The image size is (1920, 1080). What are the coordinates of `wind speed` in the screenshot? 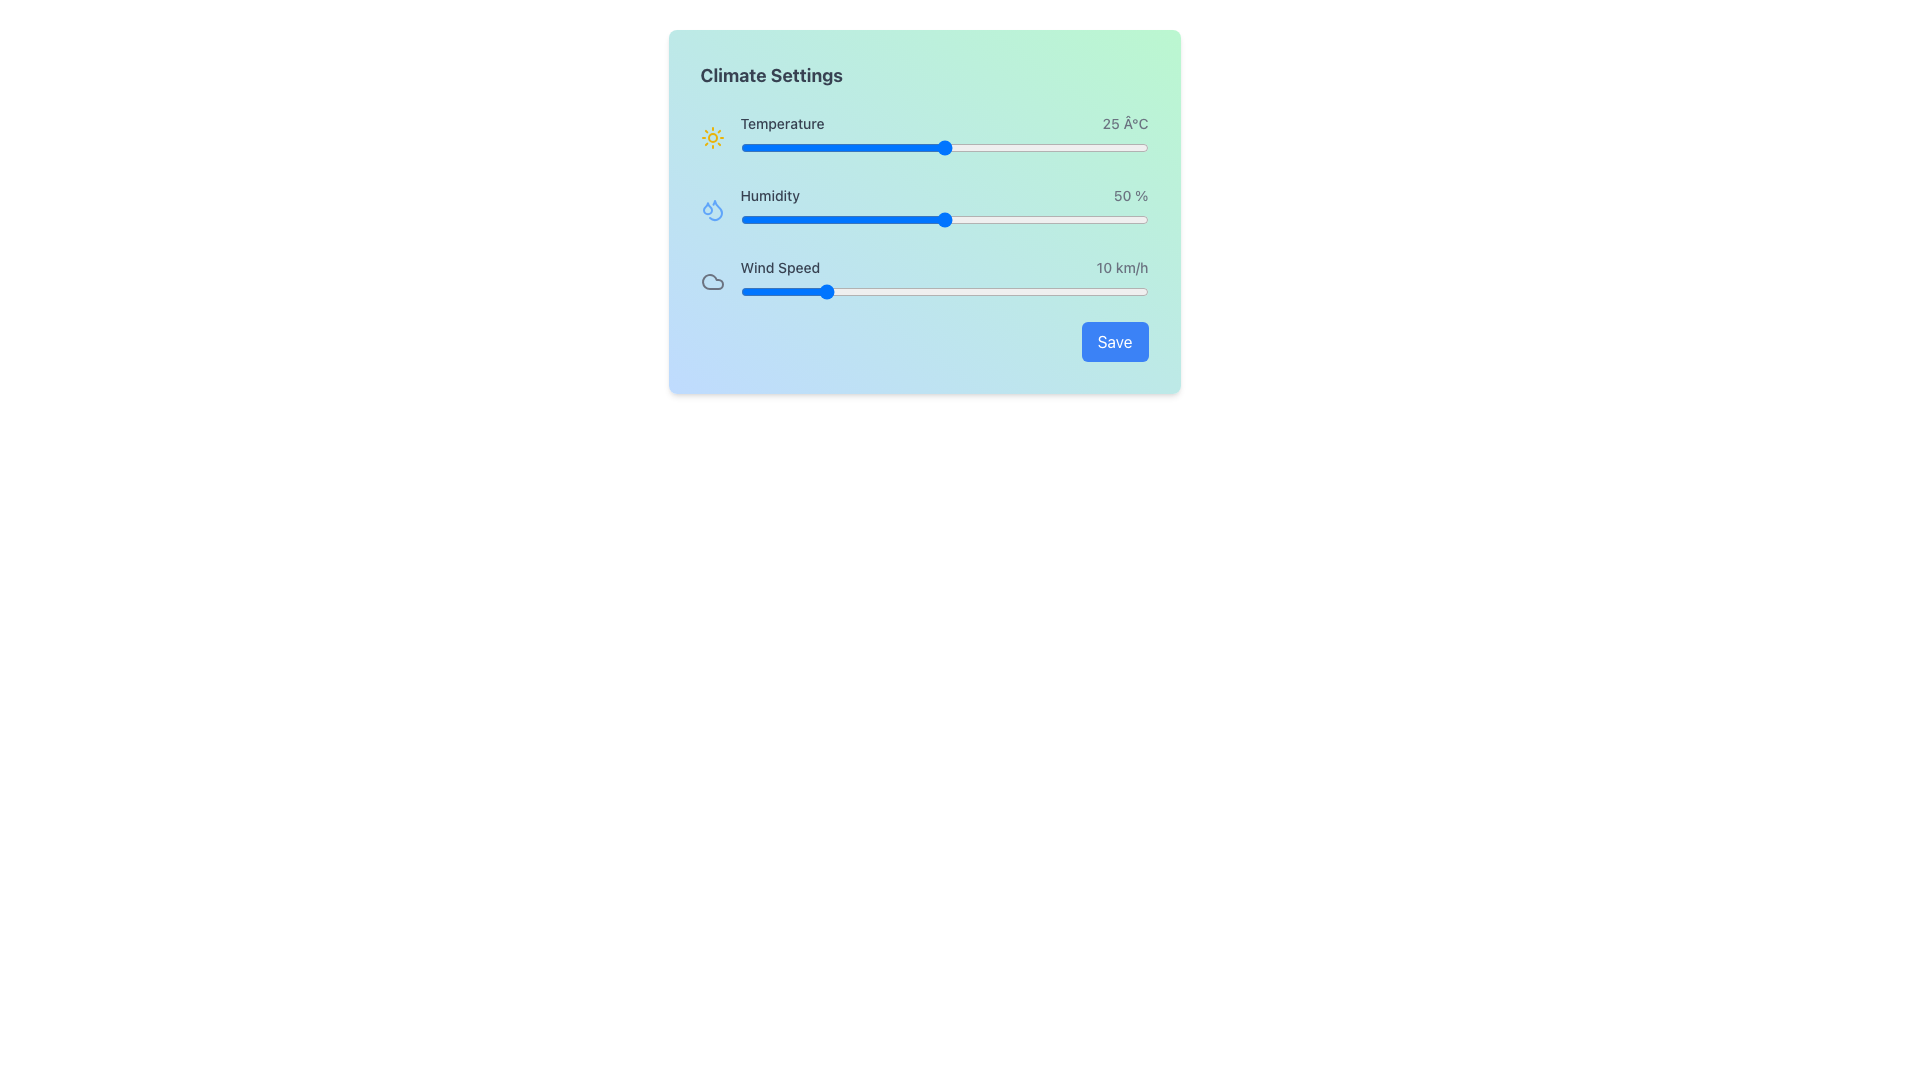 It's located at (838, 292).